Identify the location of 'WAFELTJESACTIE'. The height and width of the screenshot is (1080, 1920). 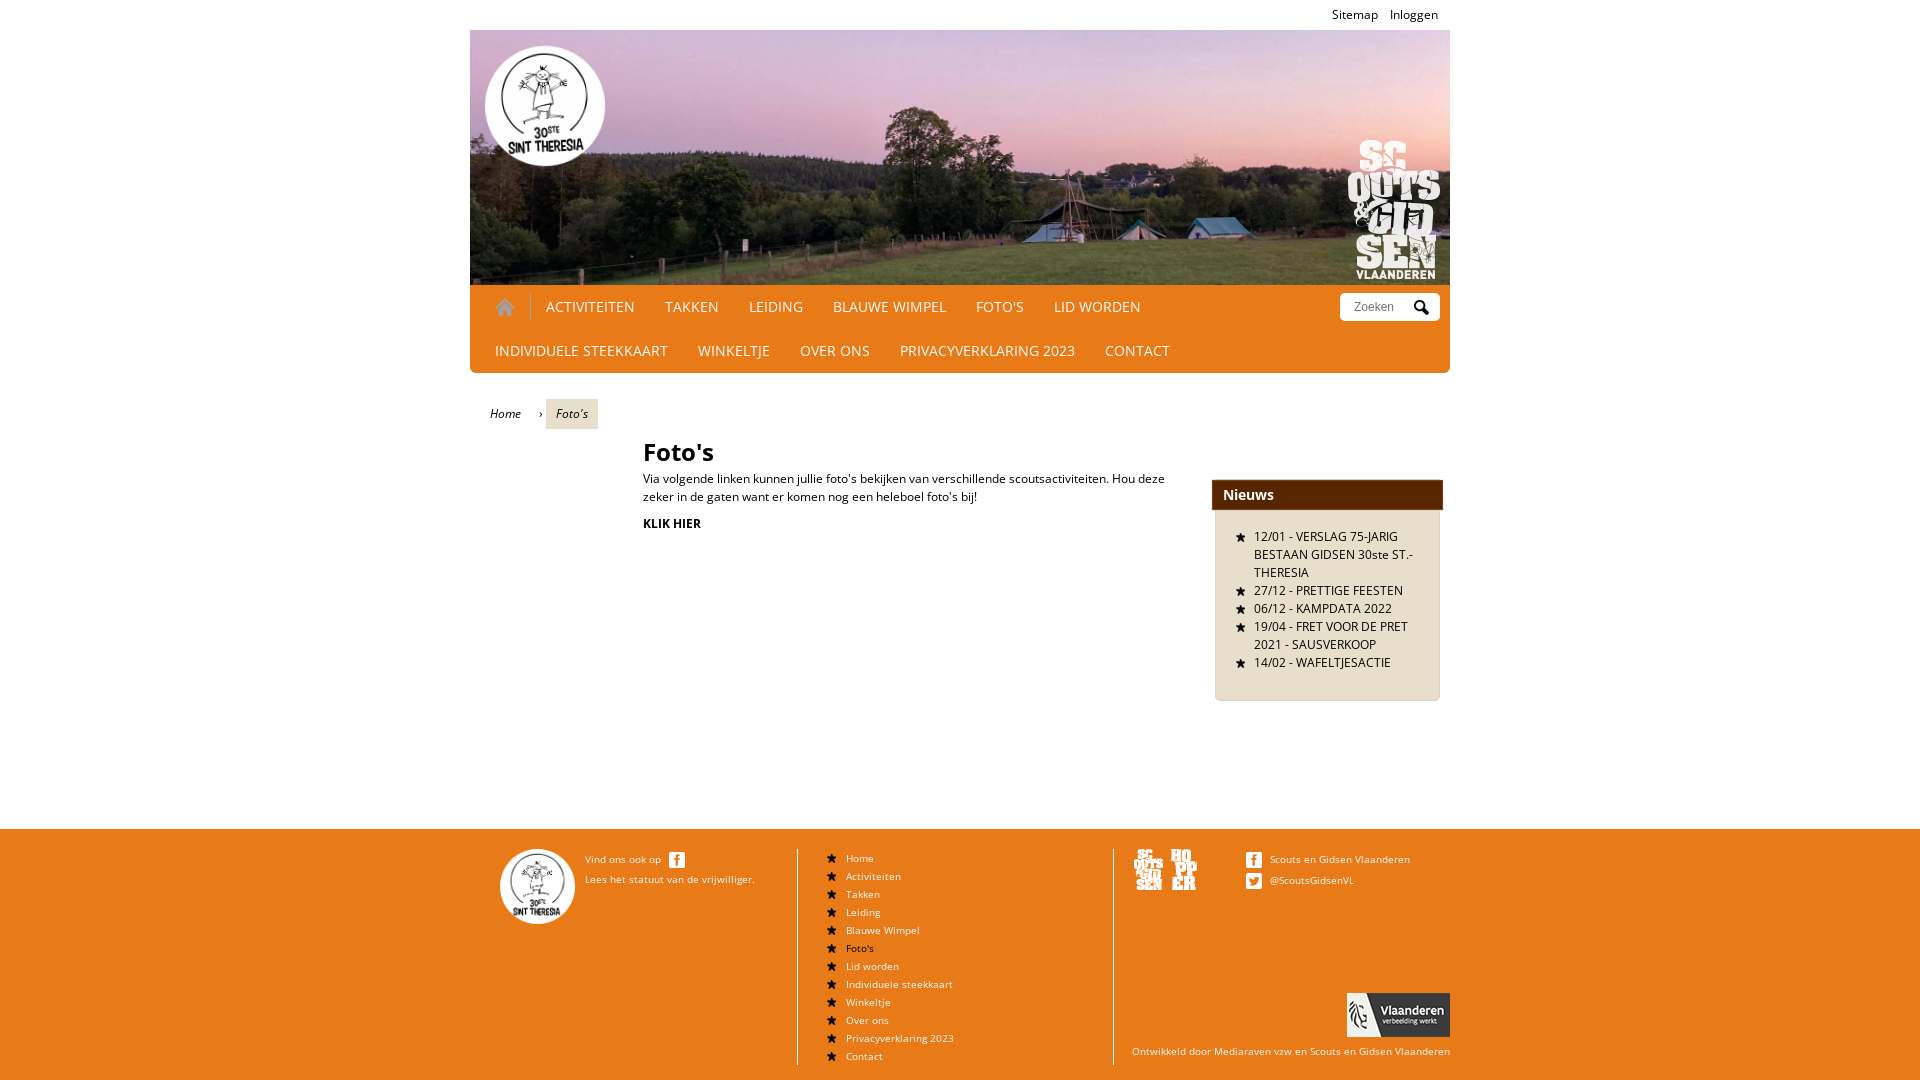
(1343, 662).